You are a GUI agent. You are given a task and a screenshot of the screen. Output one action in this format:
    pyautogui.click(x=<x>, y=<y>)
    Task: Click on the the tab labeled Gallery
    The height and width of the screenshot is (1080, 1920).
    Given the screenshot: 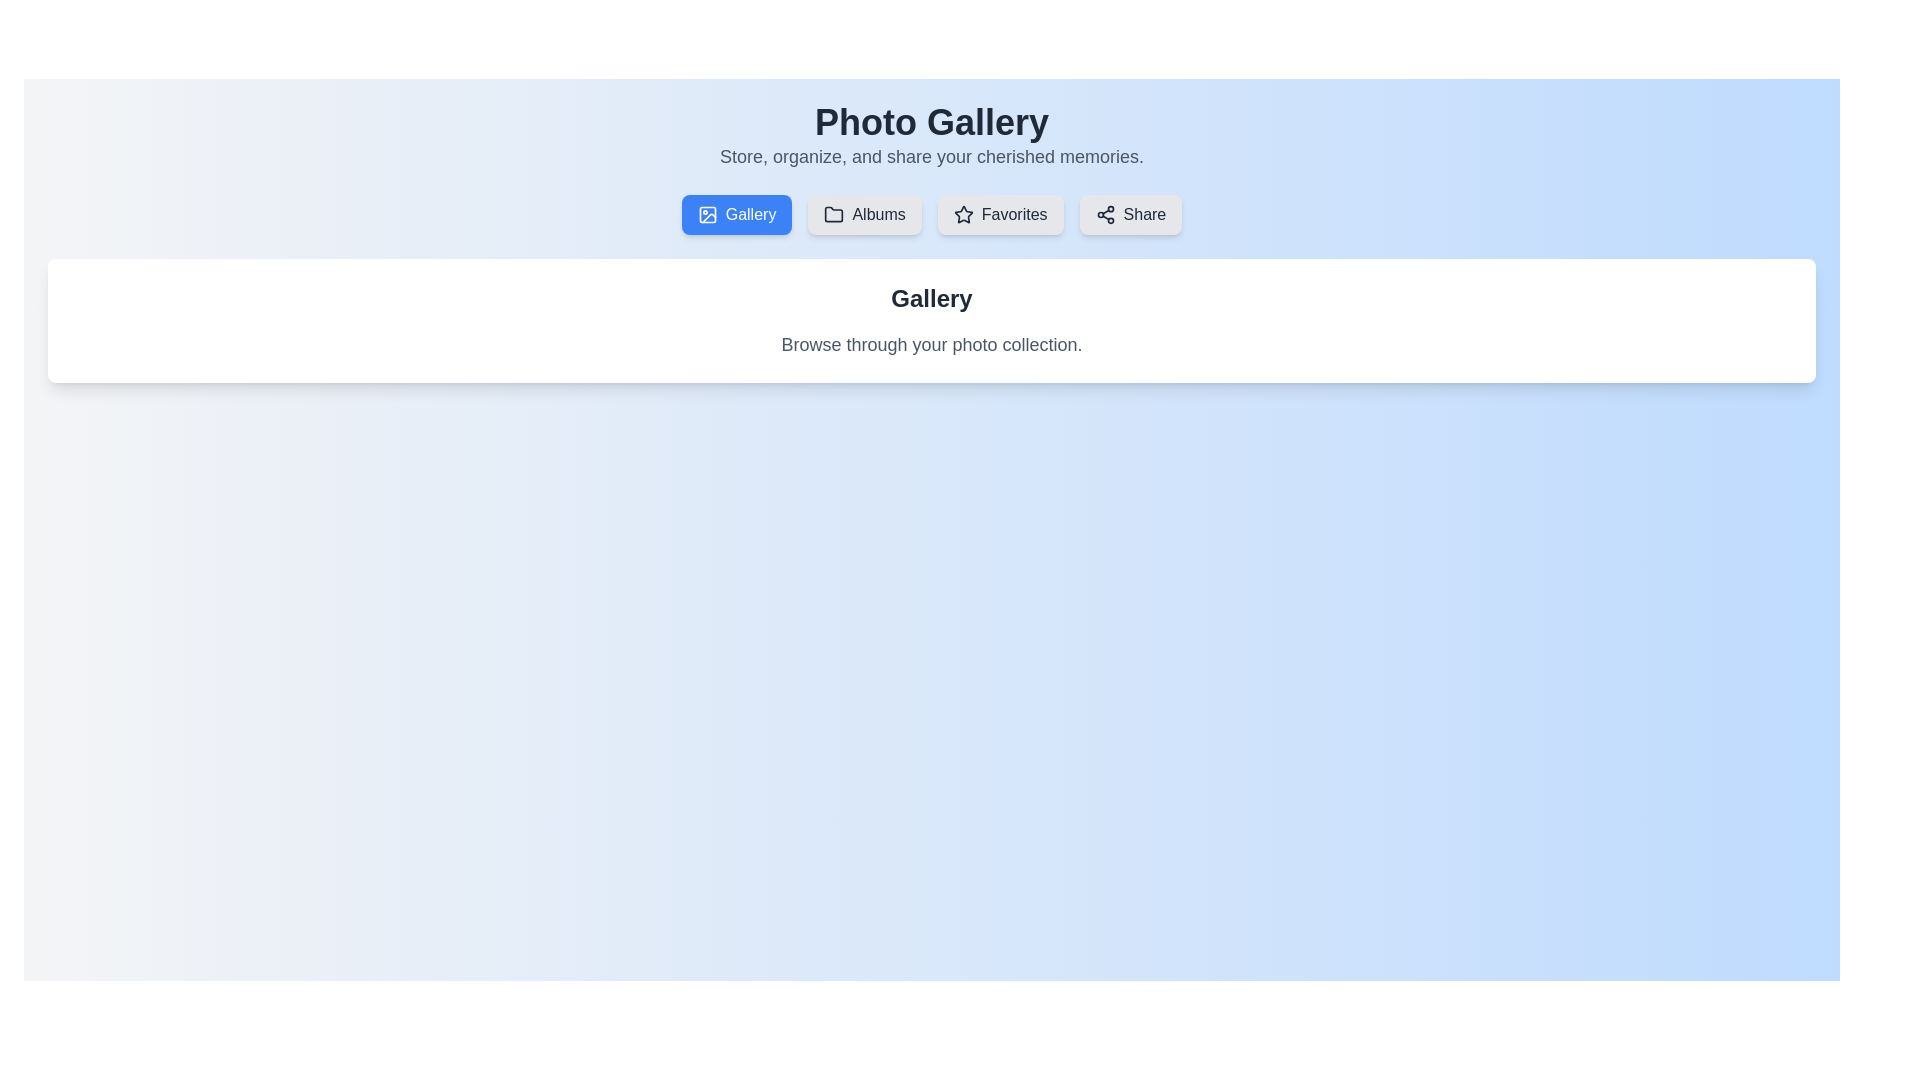 What is the action you would take?
    pyautogui.click(x=736, y=215)
    